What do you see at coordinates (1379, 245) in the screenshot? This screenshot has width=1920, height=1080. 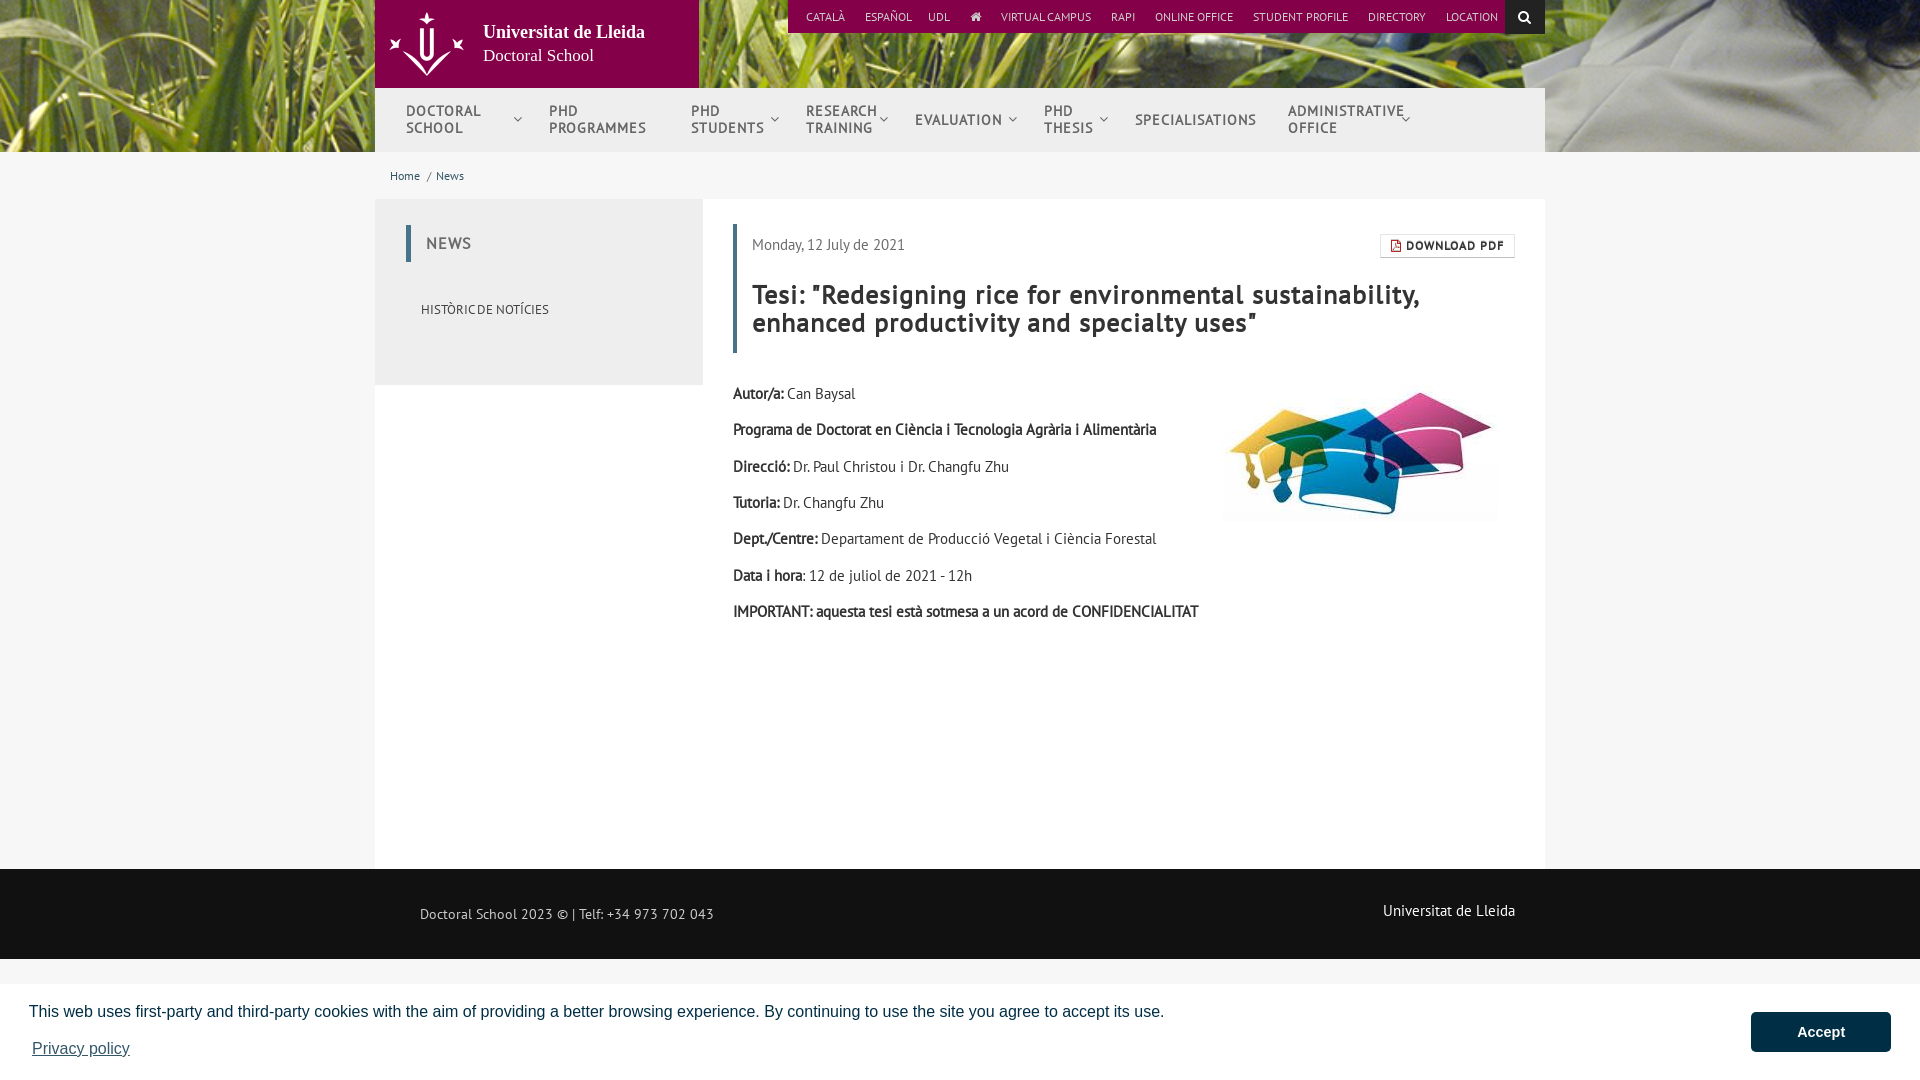 I see `' DOWNLOAD PDF'` at bounding box center [1379, 245].